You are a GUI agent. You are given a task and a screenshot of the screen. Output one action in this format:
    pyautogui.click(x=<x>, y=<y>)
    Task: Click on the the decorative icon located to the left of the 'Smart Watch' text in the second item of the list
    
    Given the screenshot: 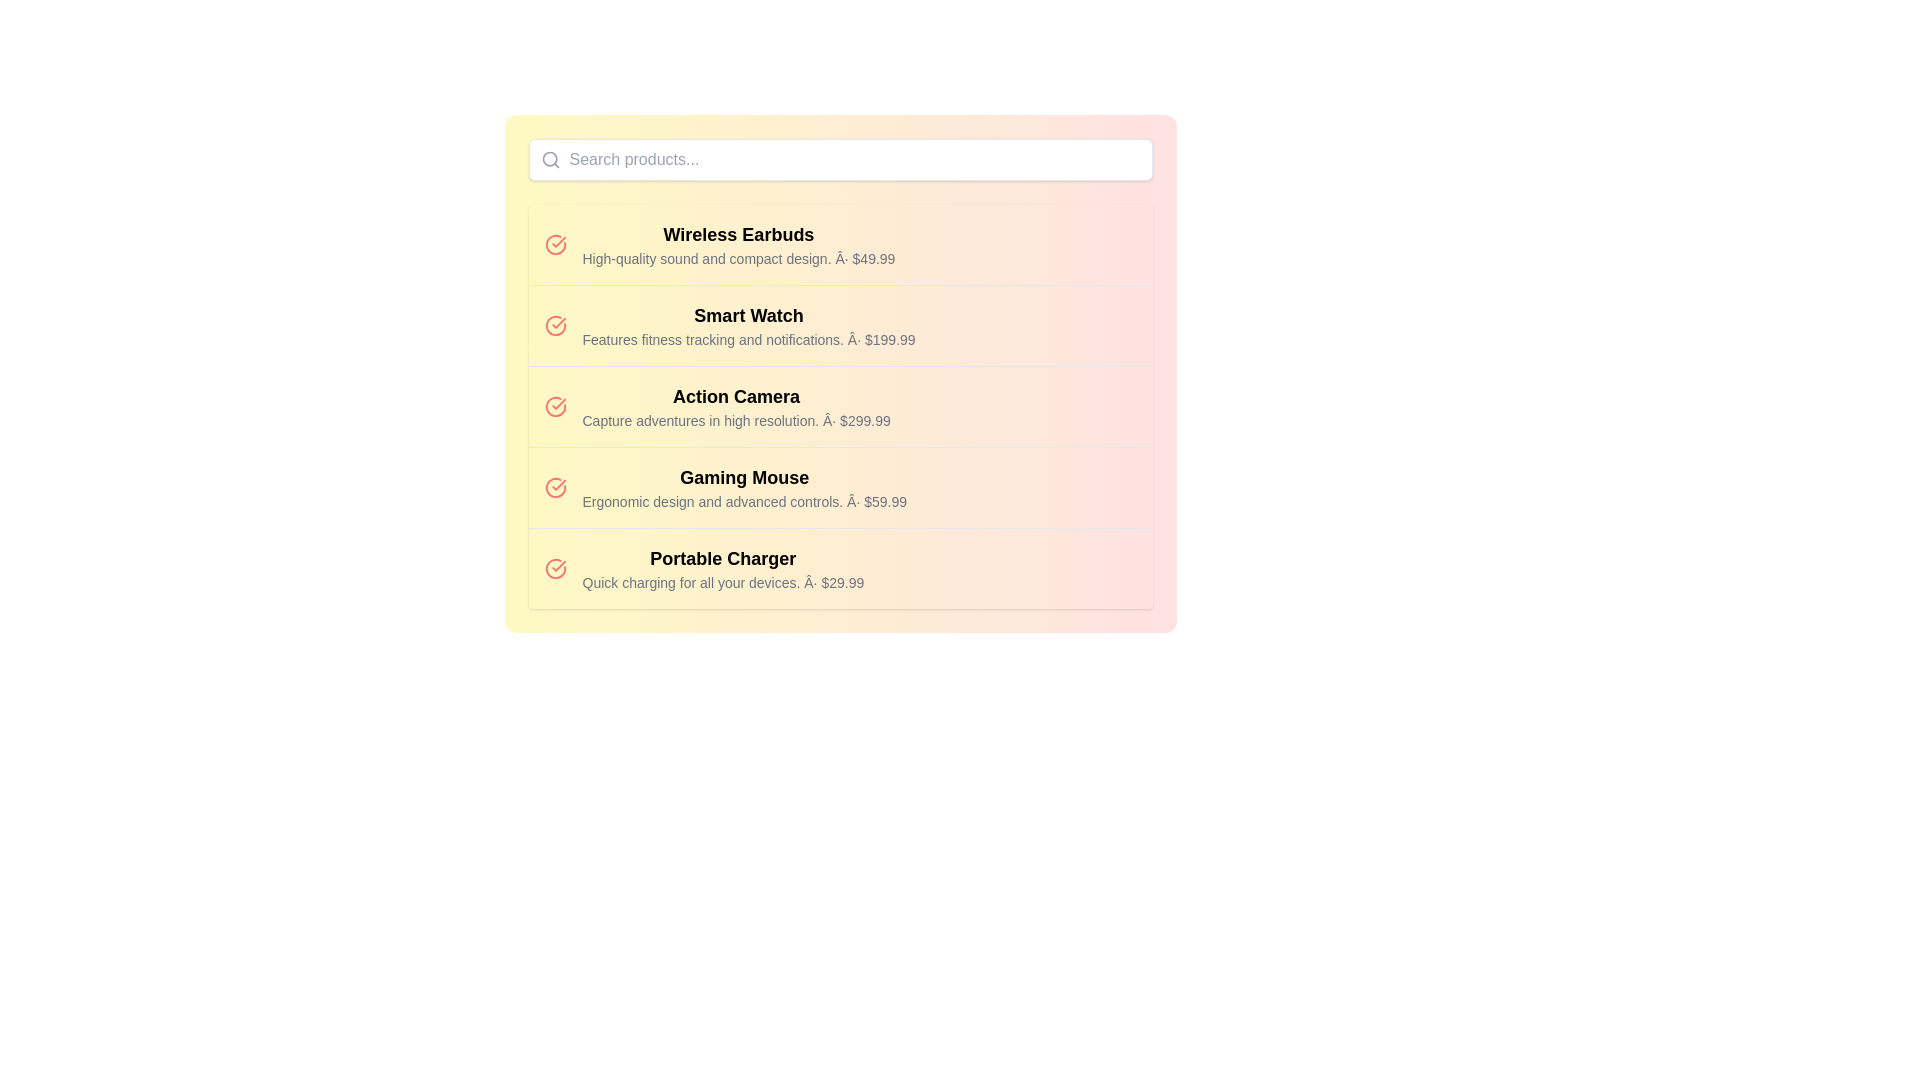 What is the action you would take?
    pyautogui.click(x=555, y=325)
    